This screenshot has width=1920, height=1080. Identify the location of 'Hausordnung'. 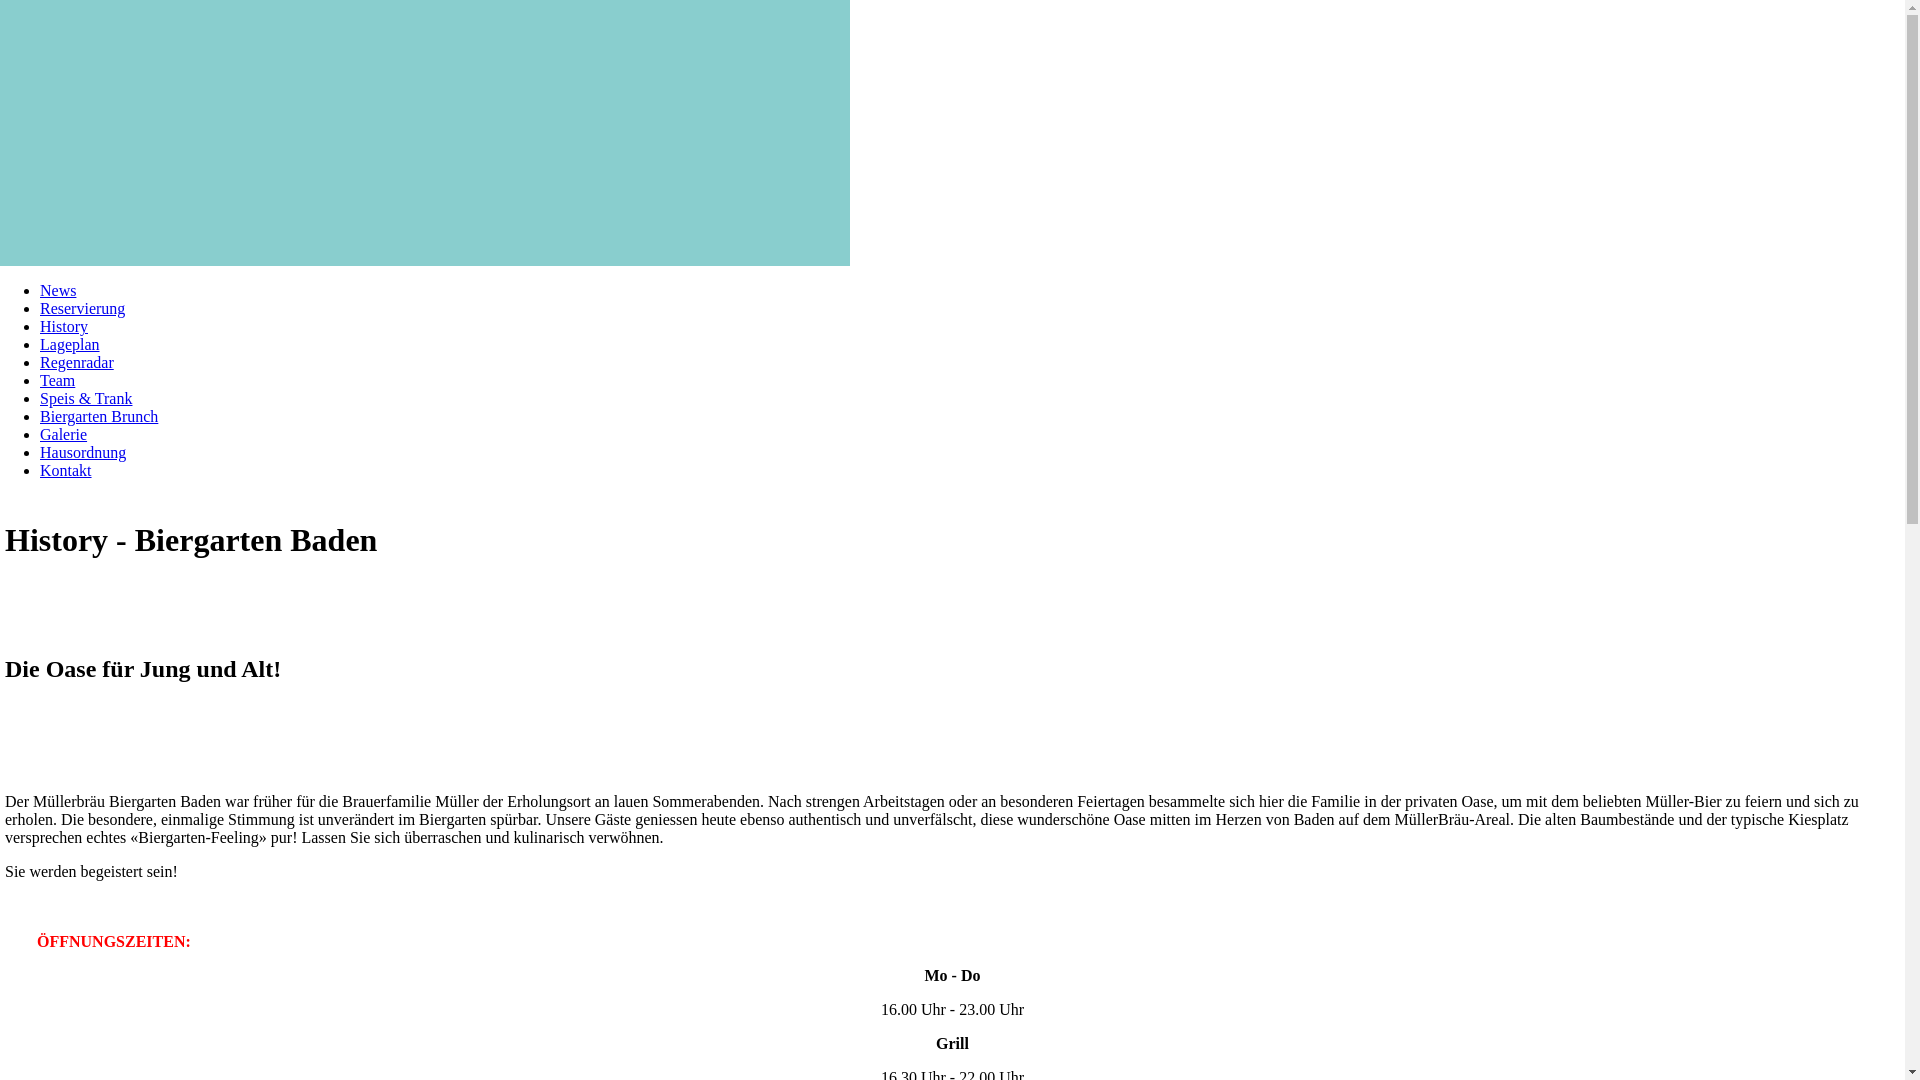
(81, 452).